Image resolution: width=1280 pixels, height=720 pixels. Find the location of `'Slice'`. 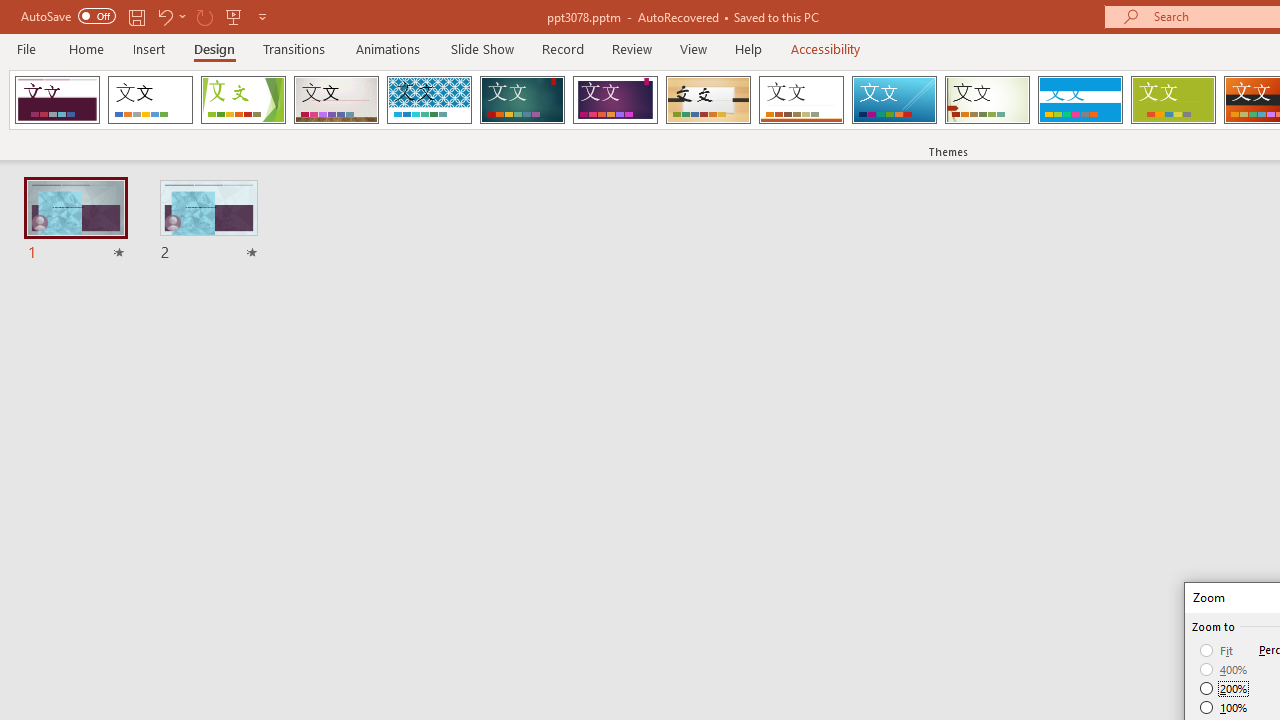

'Slice' is located at coordinates (893, 100).